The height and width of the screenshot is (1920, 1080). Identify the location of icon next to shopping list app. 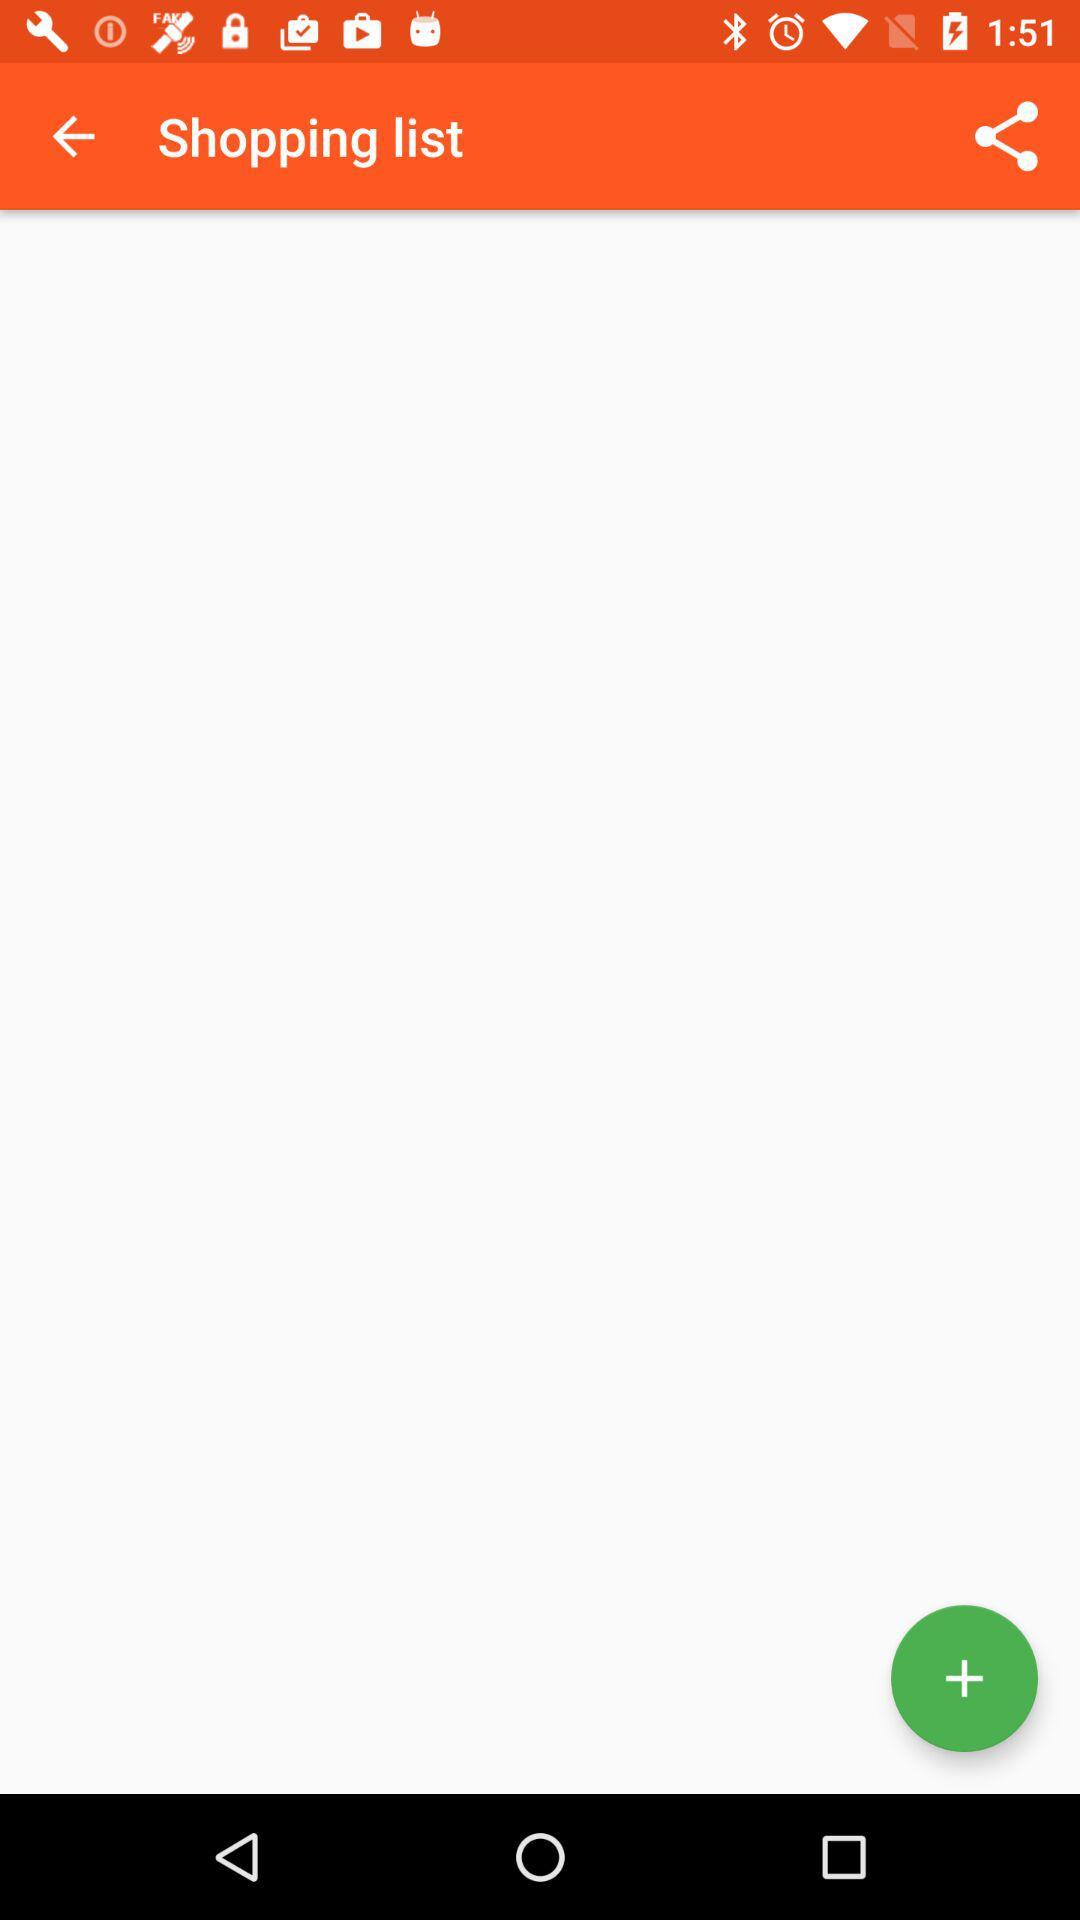
(1006, 135).